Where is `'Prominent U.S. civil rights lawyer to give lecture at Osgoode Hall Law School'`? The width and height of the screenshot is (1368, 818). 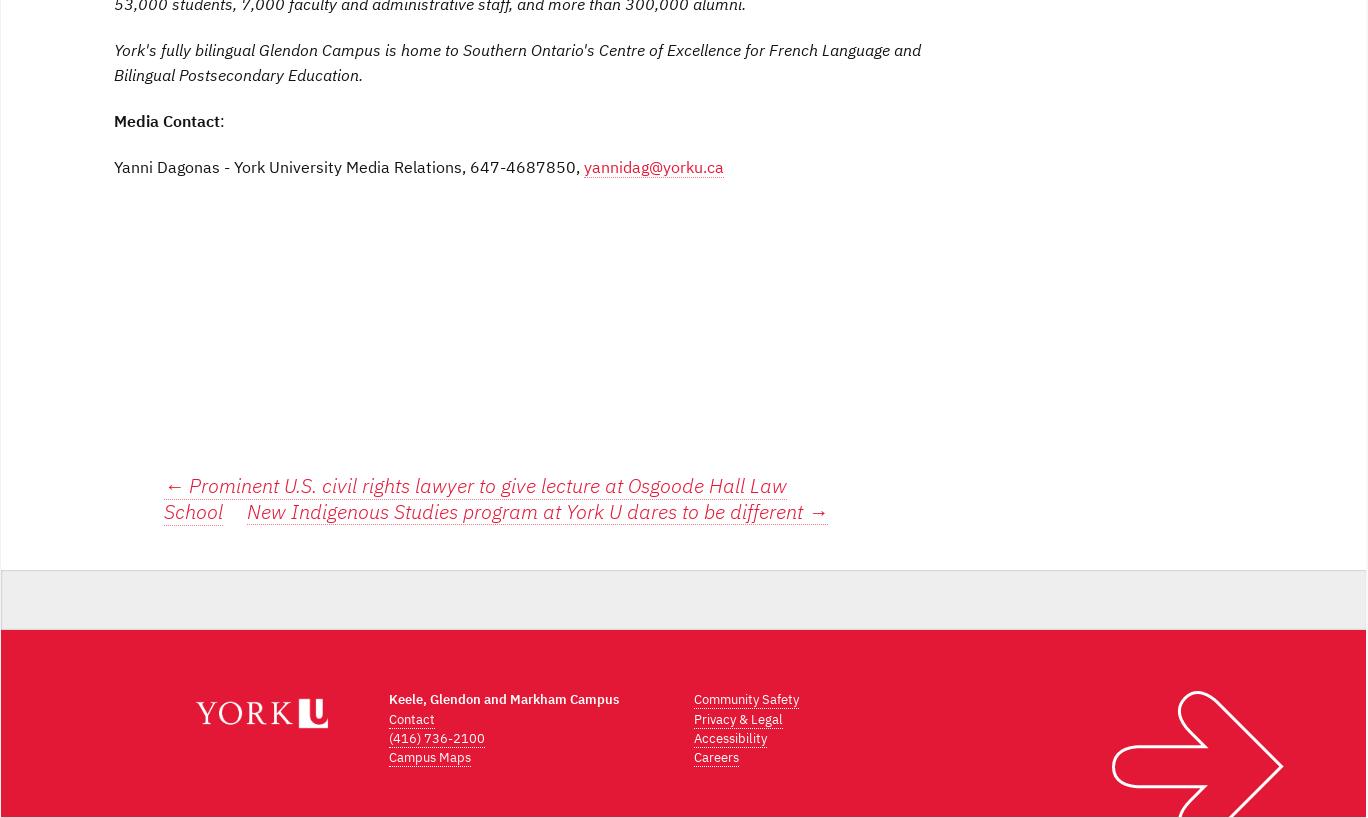 'Prominent U.S. civil rights lawyer to give lecture at Osgoode Hall Law School' is located at coordinates (475, 497).